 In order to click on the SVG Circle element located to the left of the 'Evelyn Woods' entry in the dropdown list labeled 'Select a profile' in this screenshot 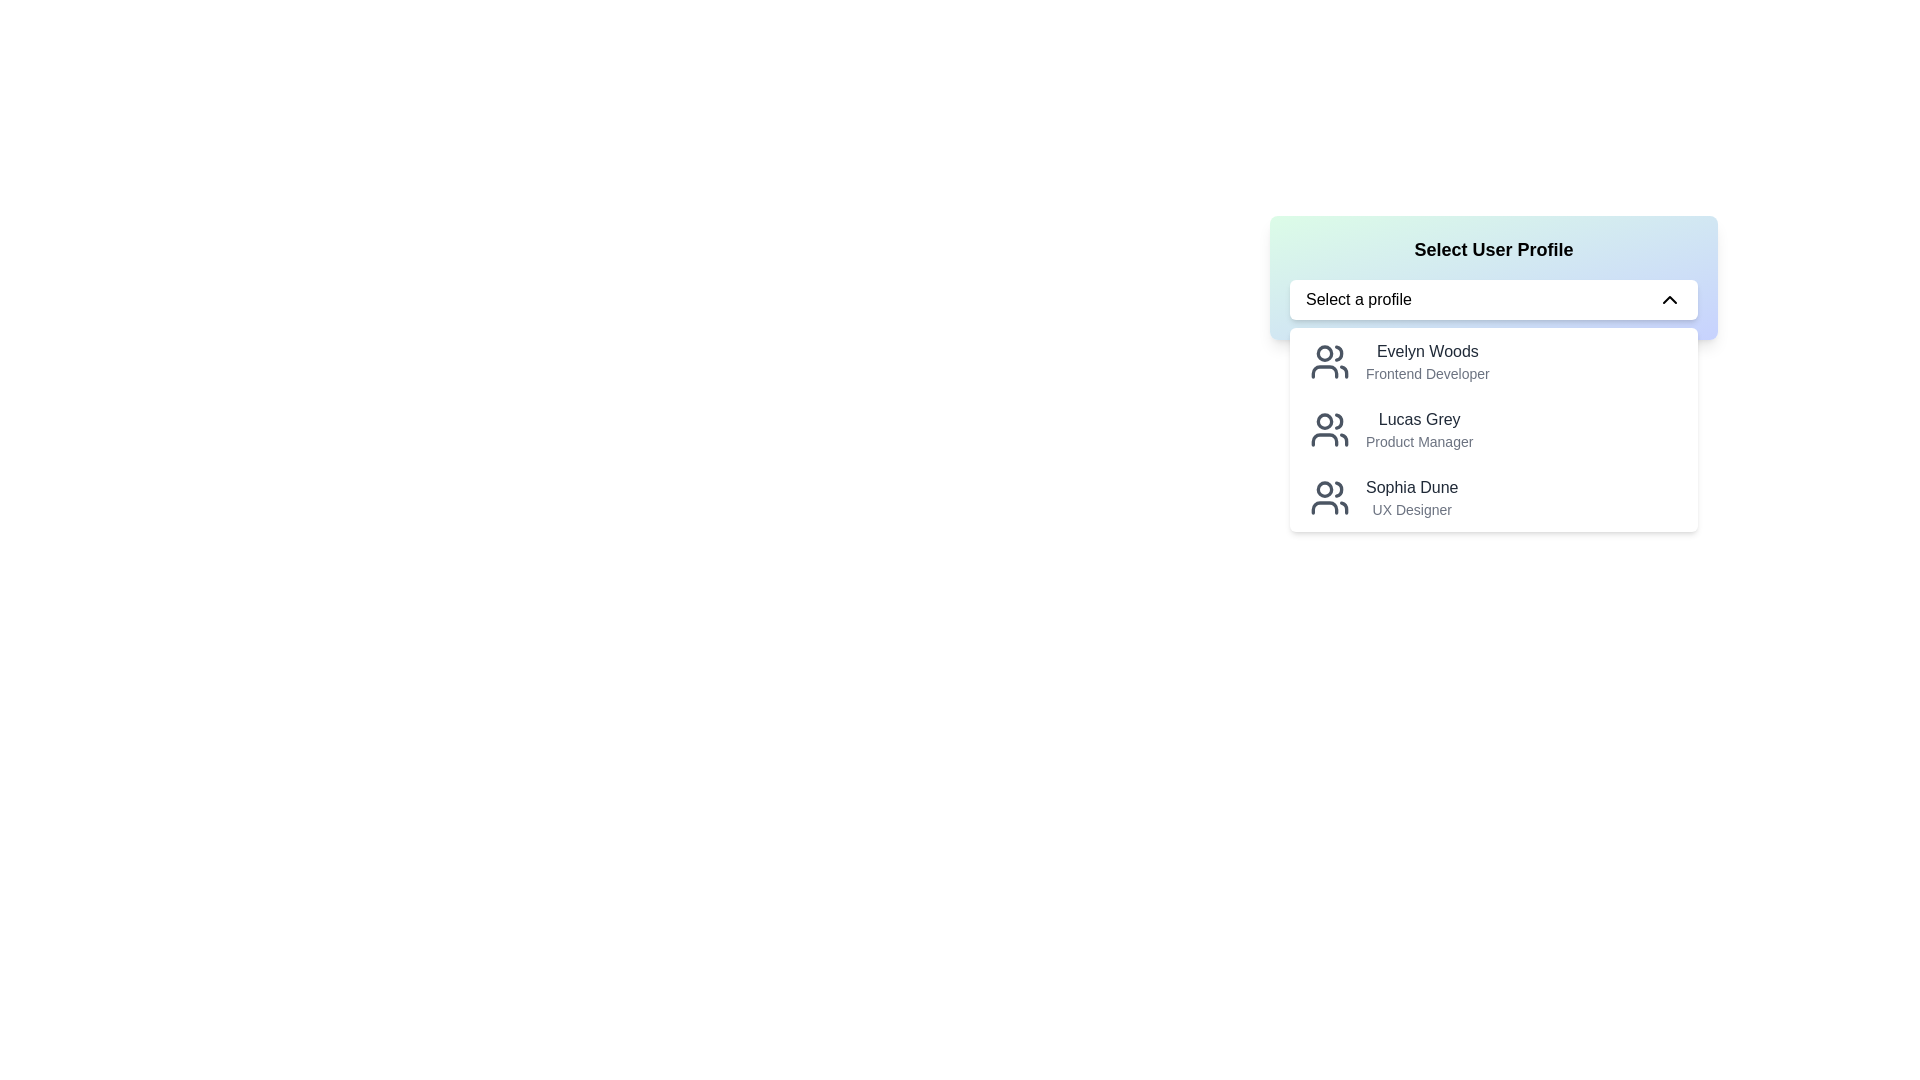, I will do `click(1324, 352)`.